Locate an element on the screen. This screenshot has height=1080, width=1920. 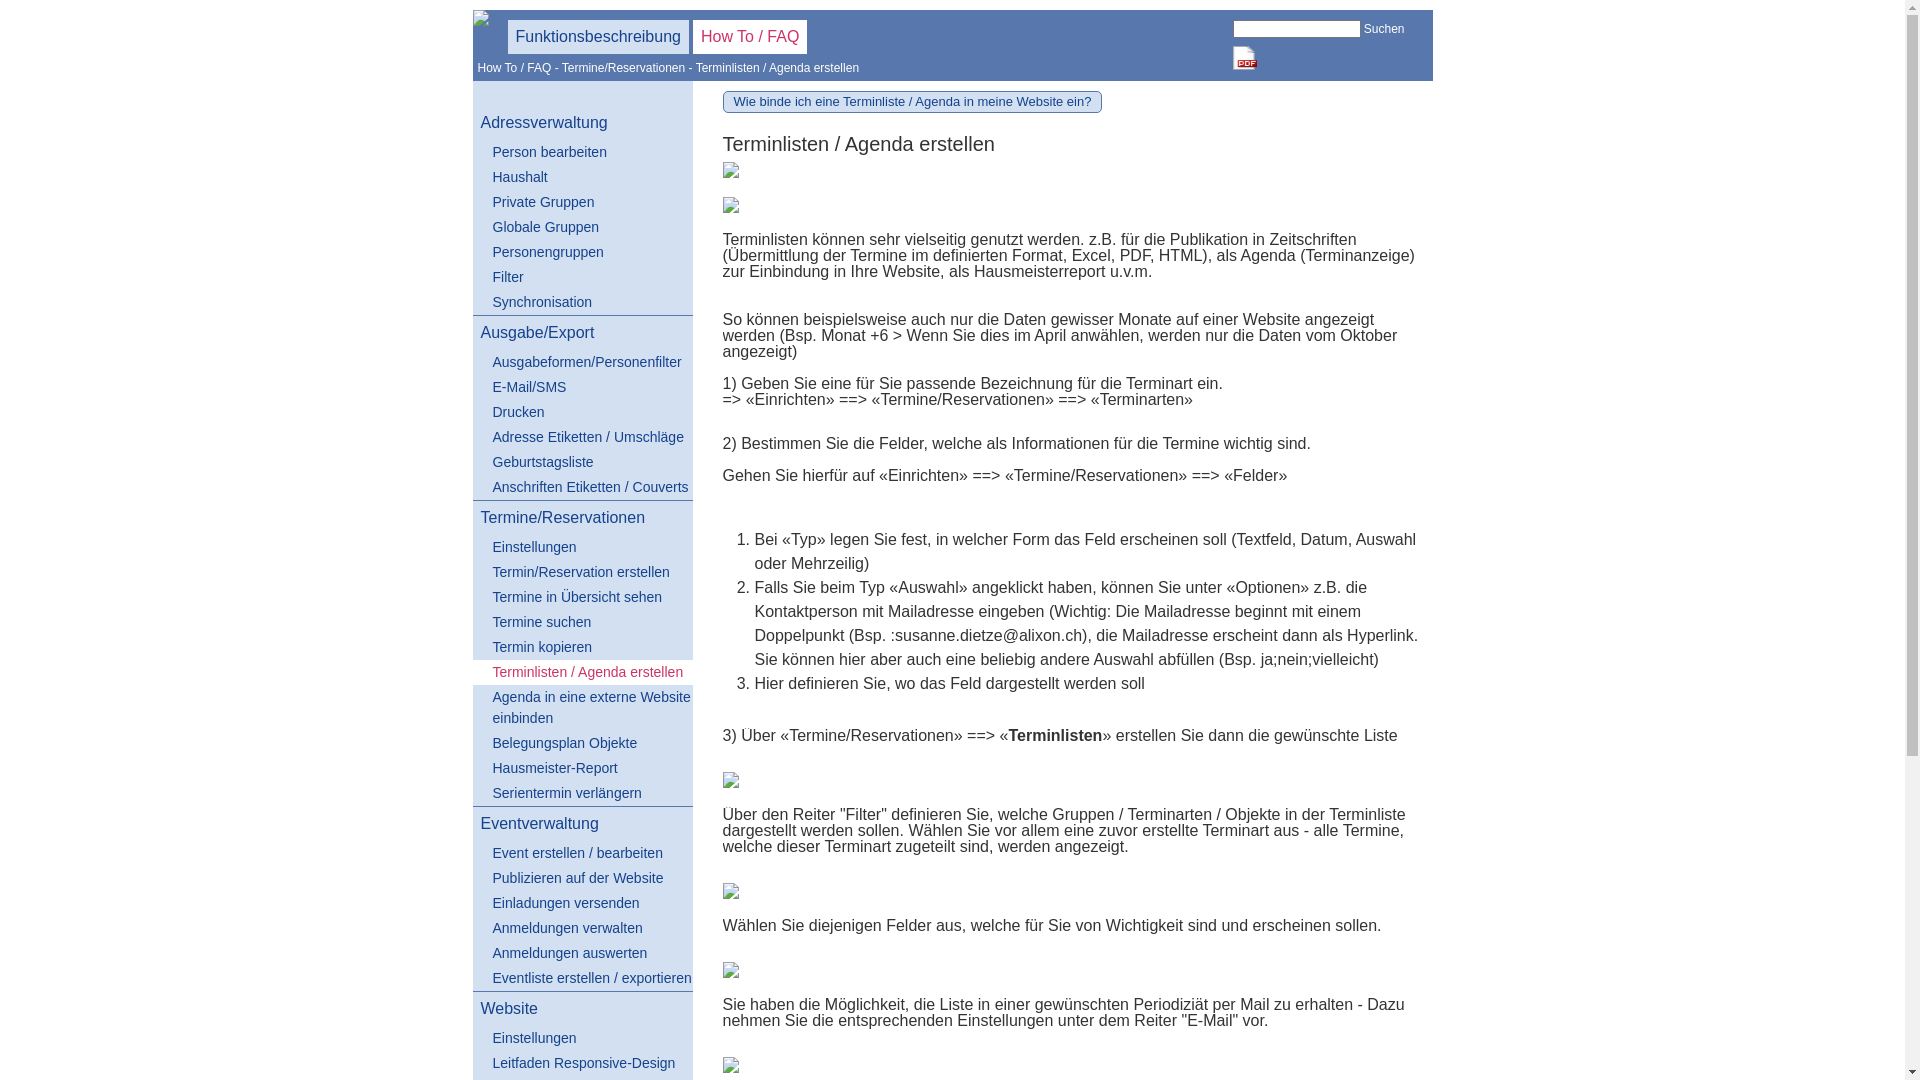
'Einladungen versenden' is located at coordinates (580, 903).